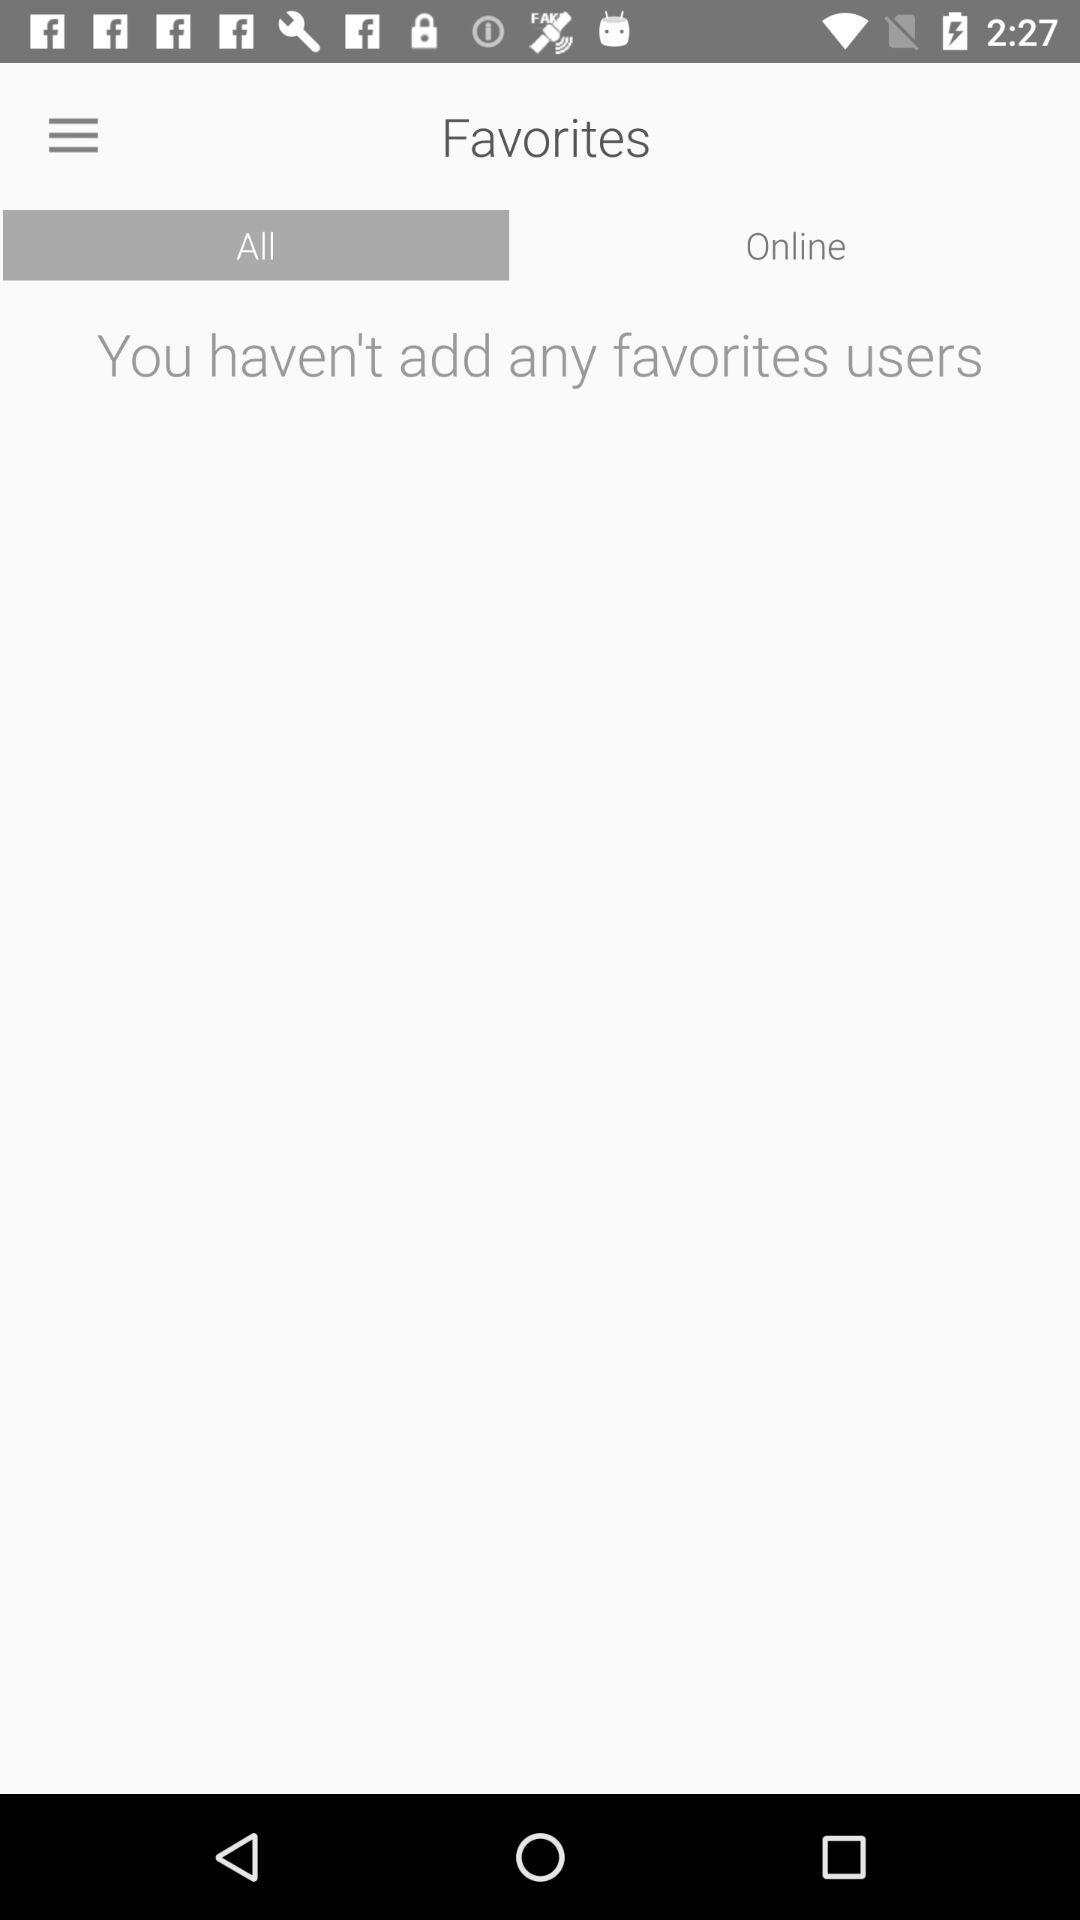  Describe the element at coordinates (72, 135) in the screenshot. I see `the icon above all icon` at that location.